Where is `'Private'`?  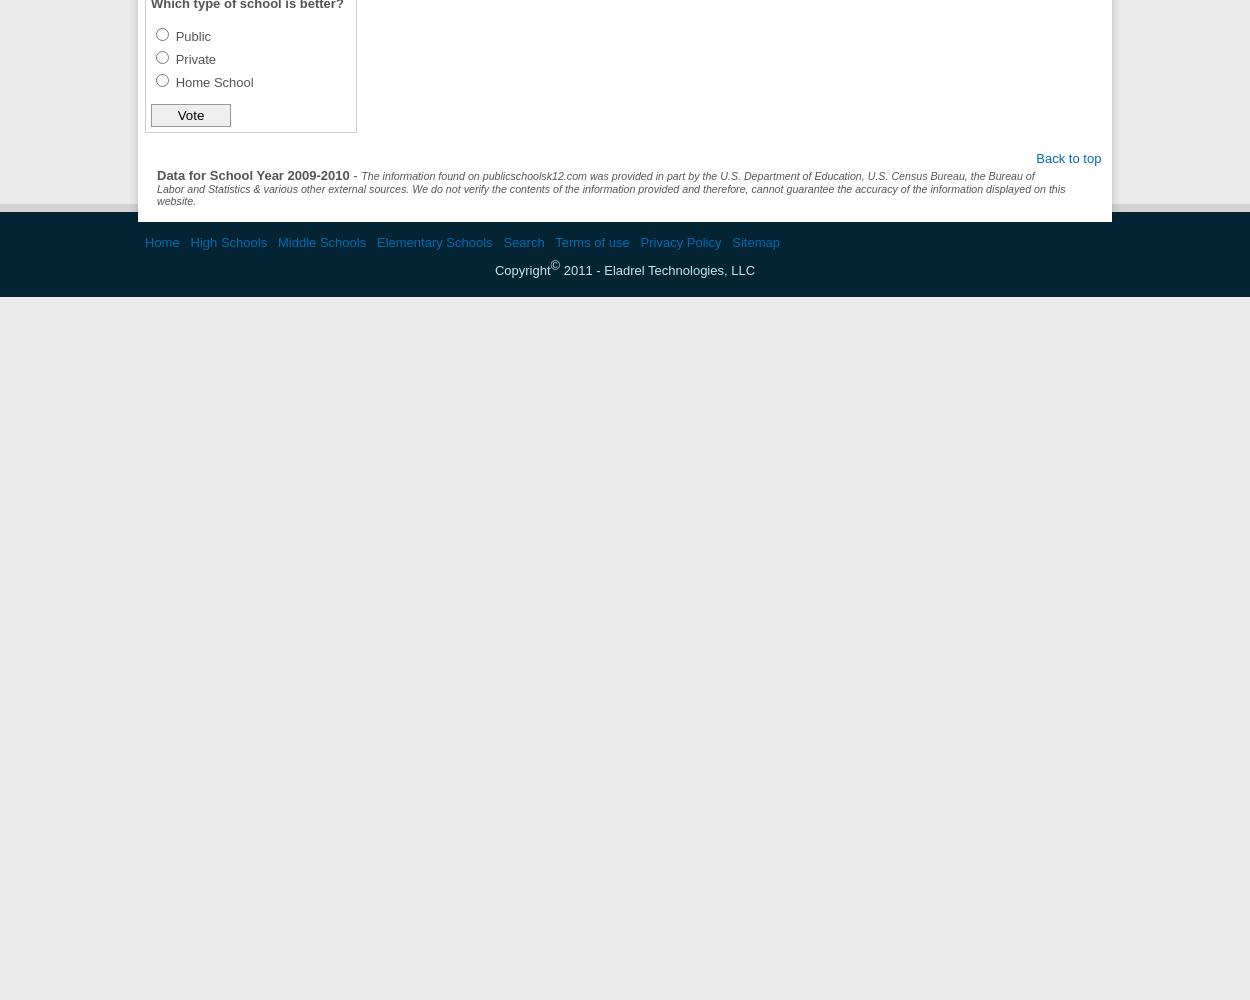
'Private' is located at coordinates (175, 59).